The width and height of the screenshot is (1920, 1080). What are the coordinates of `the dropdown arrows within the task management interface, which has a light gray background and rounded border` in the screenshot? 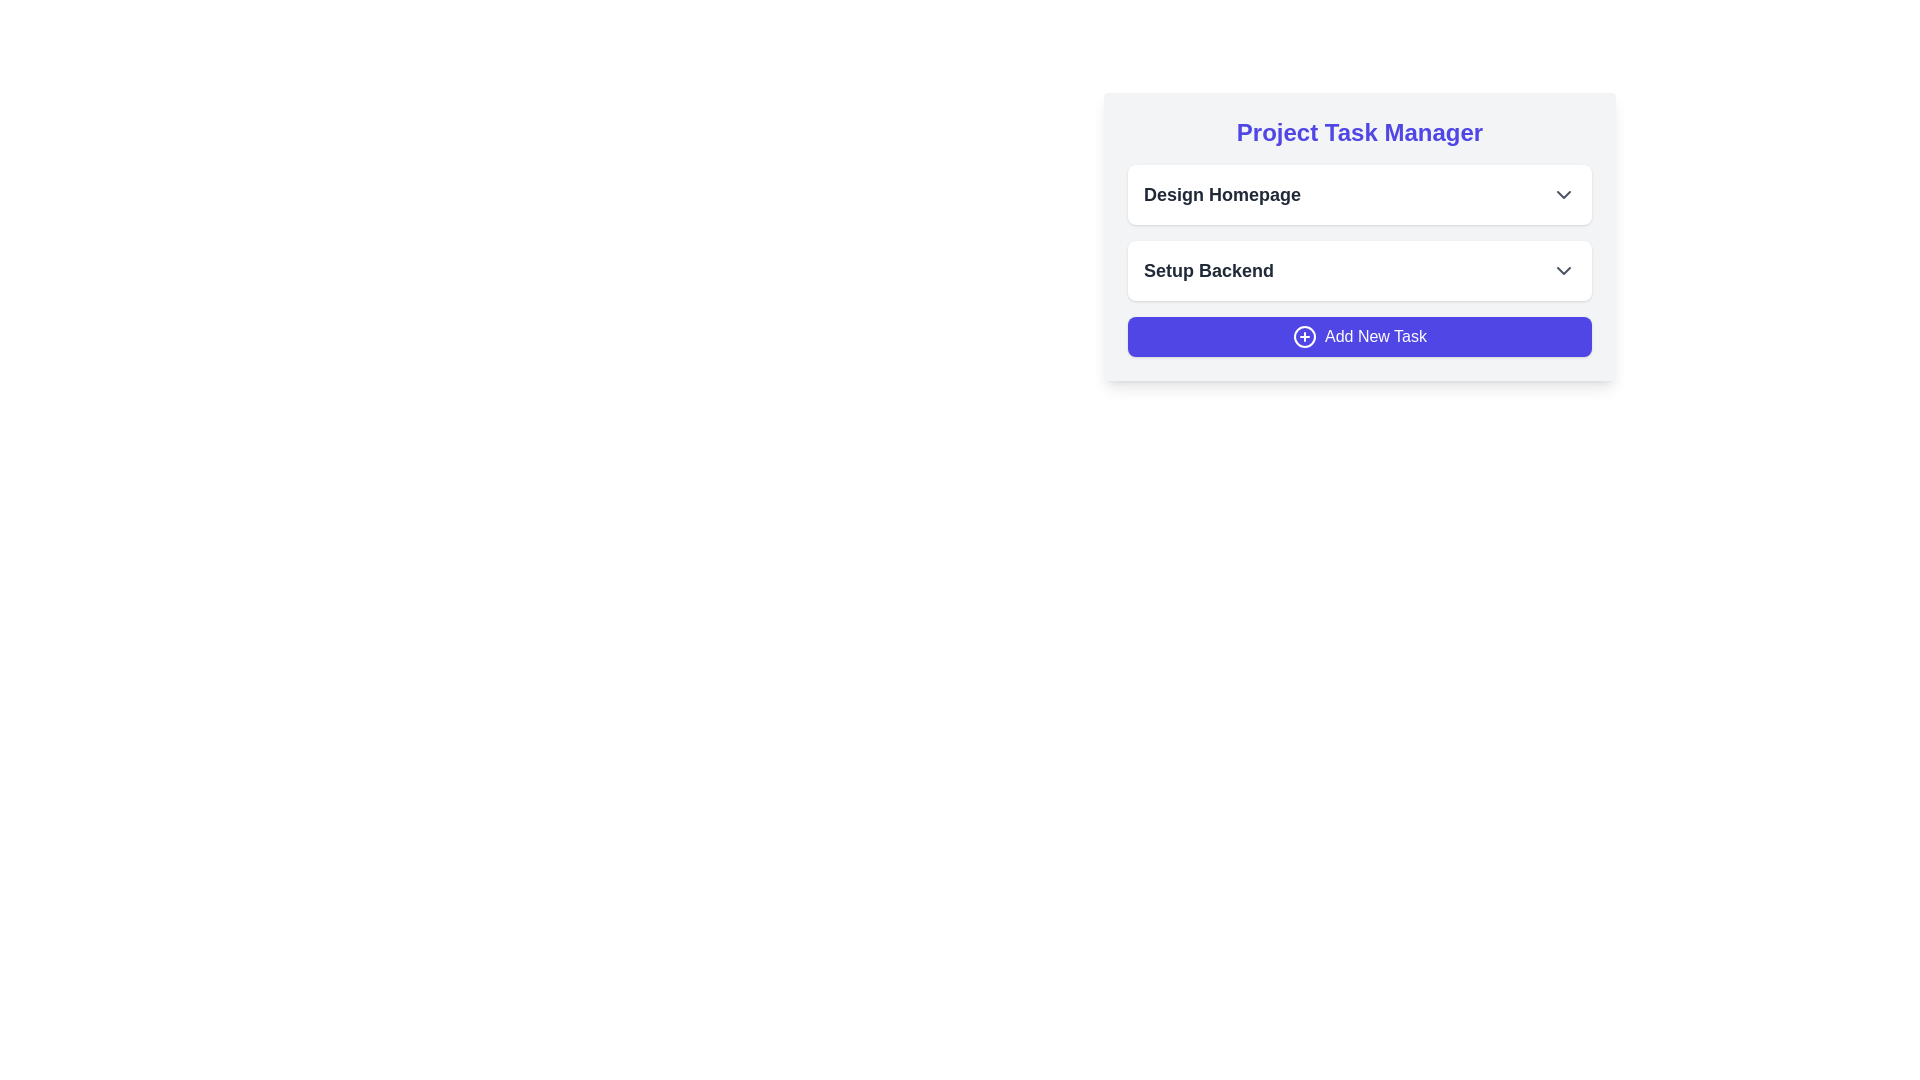 It's located at (1359, 235).